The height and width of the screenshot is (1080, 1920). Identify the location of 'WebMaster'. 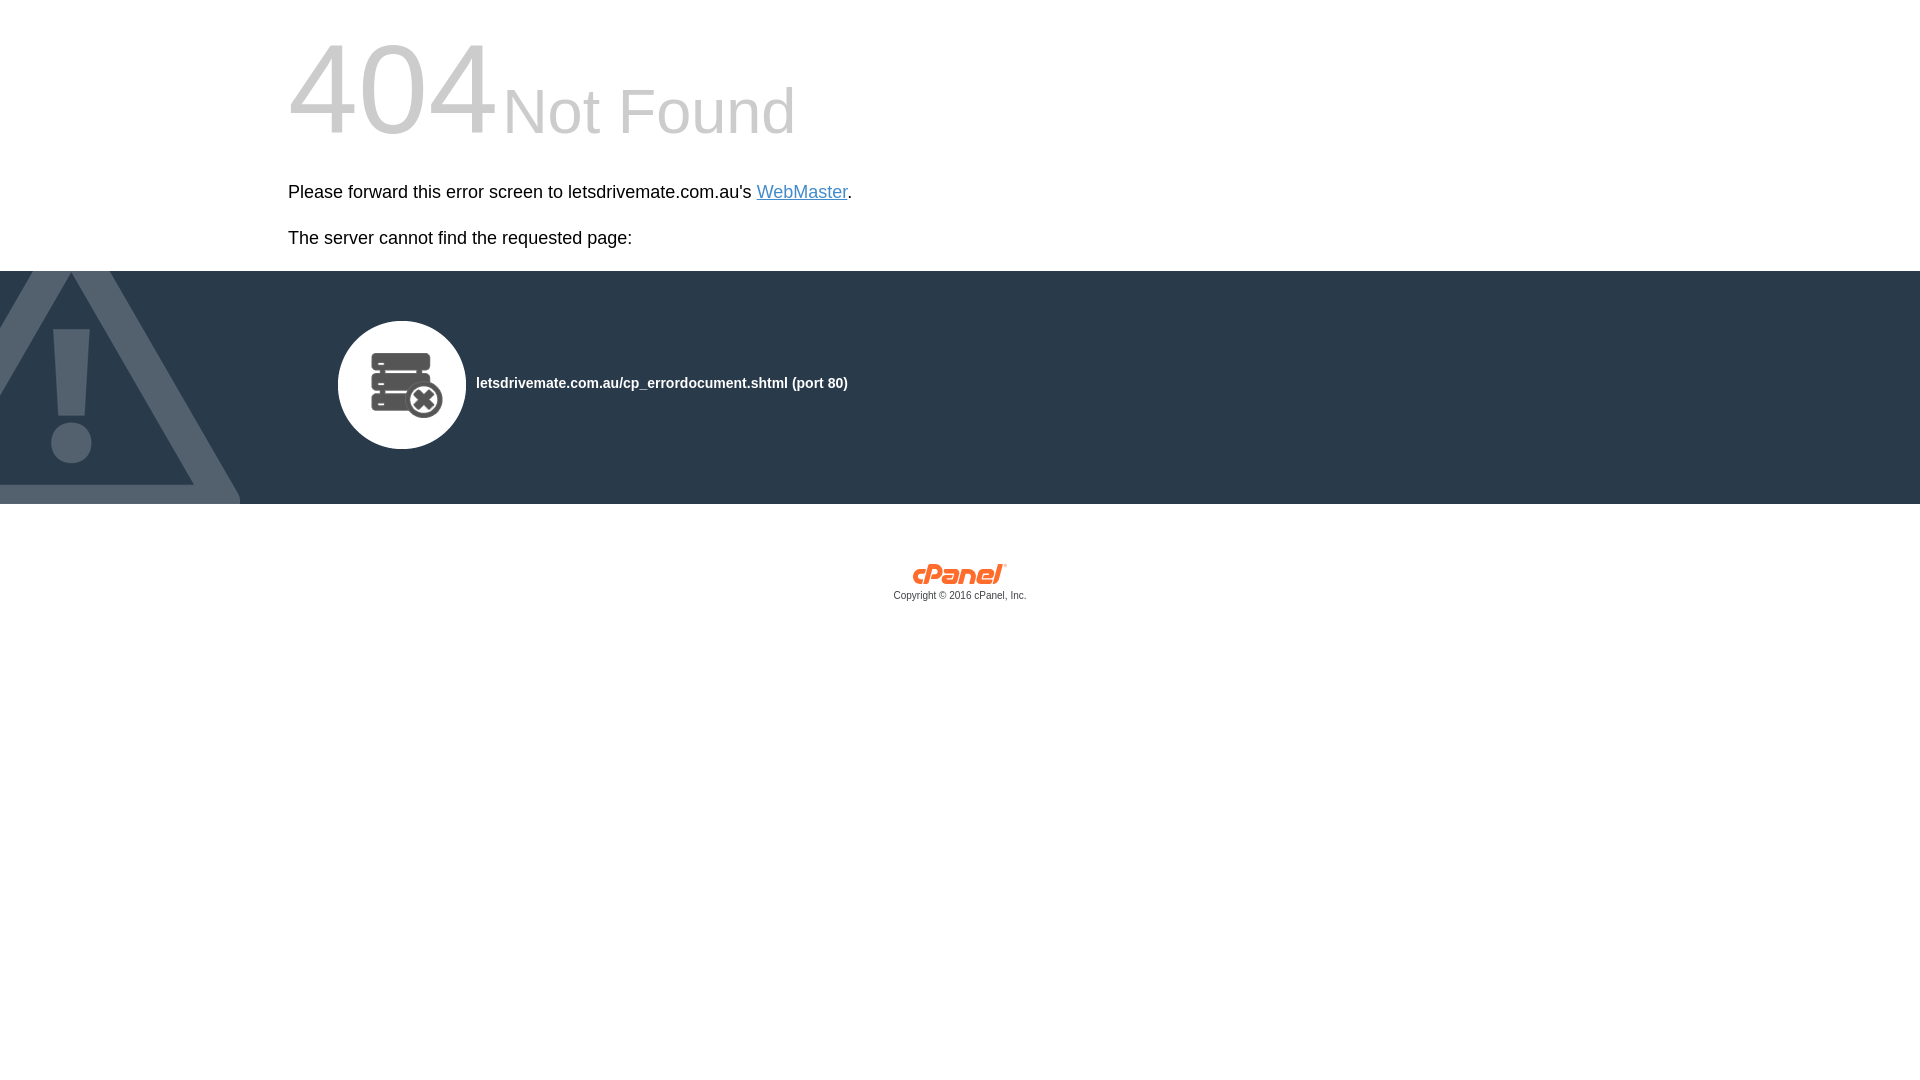
(756, 192).